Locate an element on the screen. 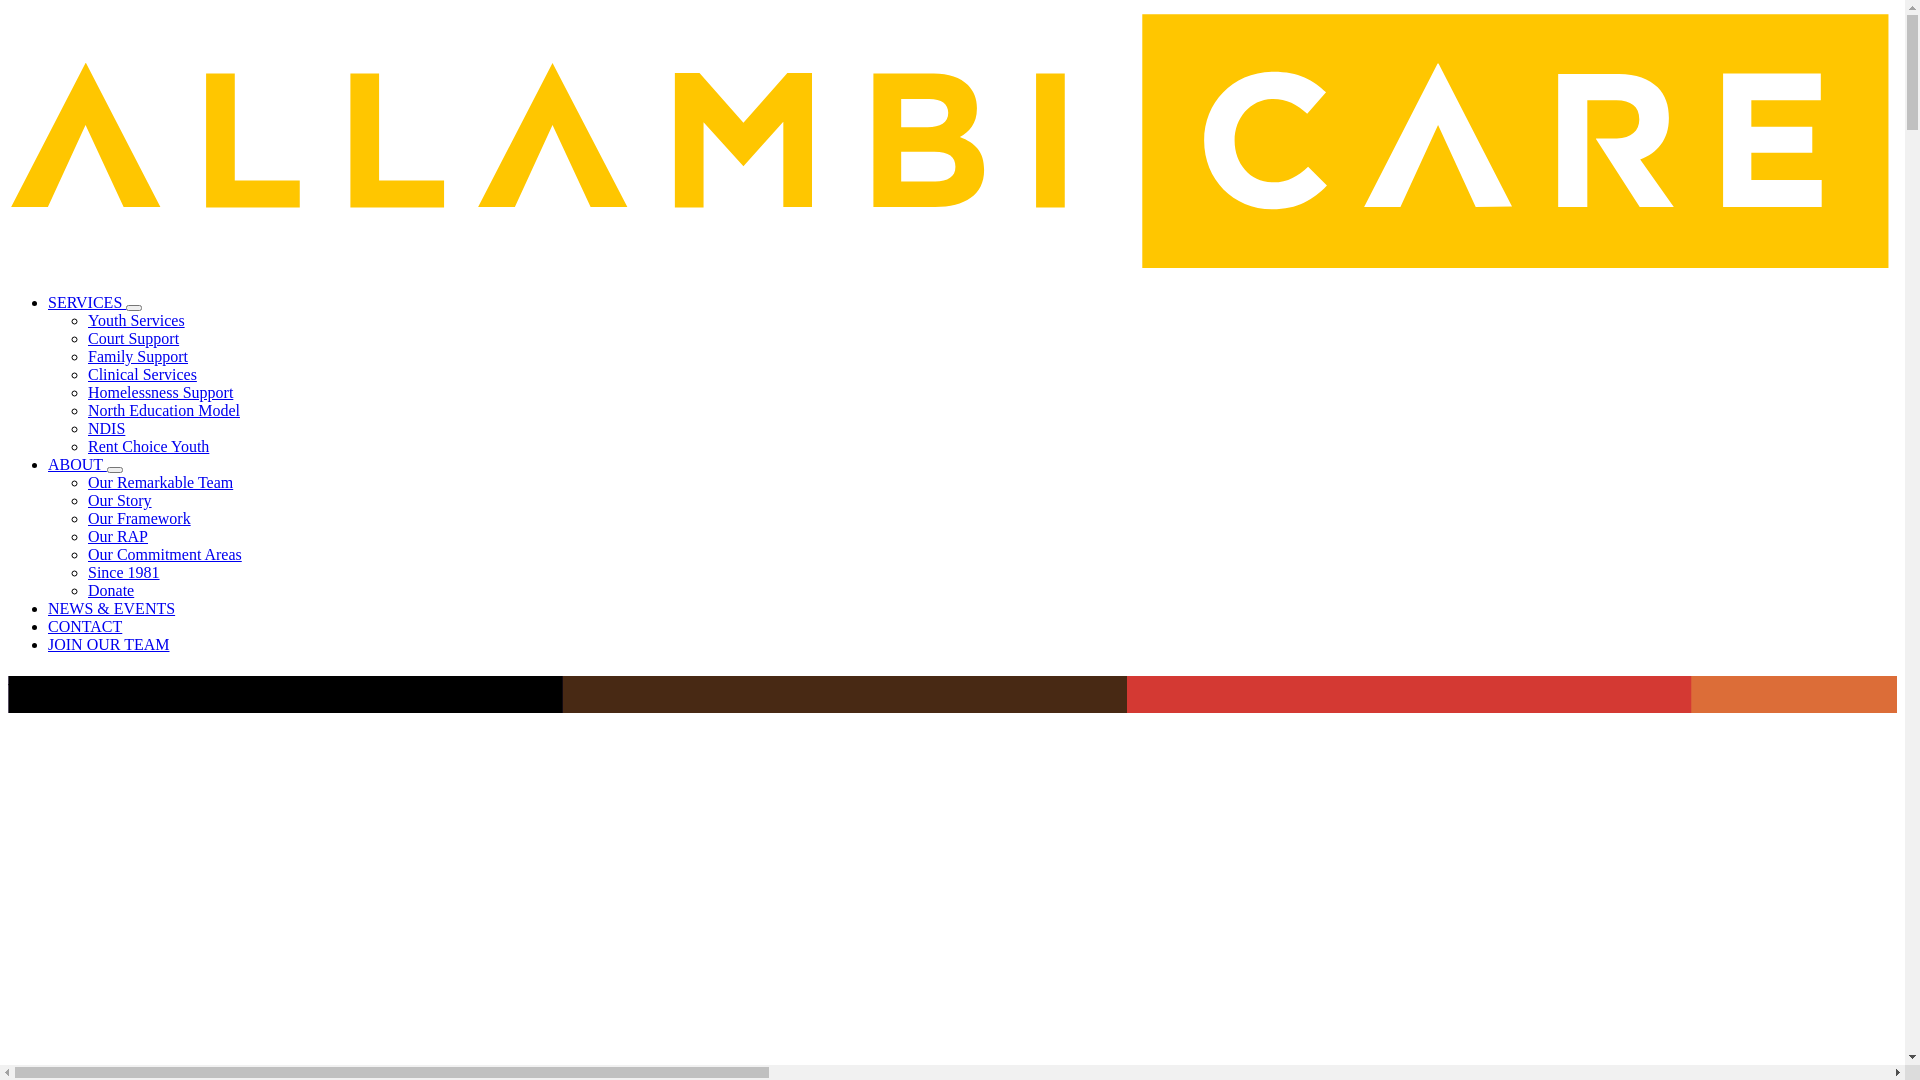 The image size is (1920, 1080). 'Our Story' is located at coordinates (119, 499).